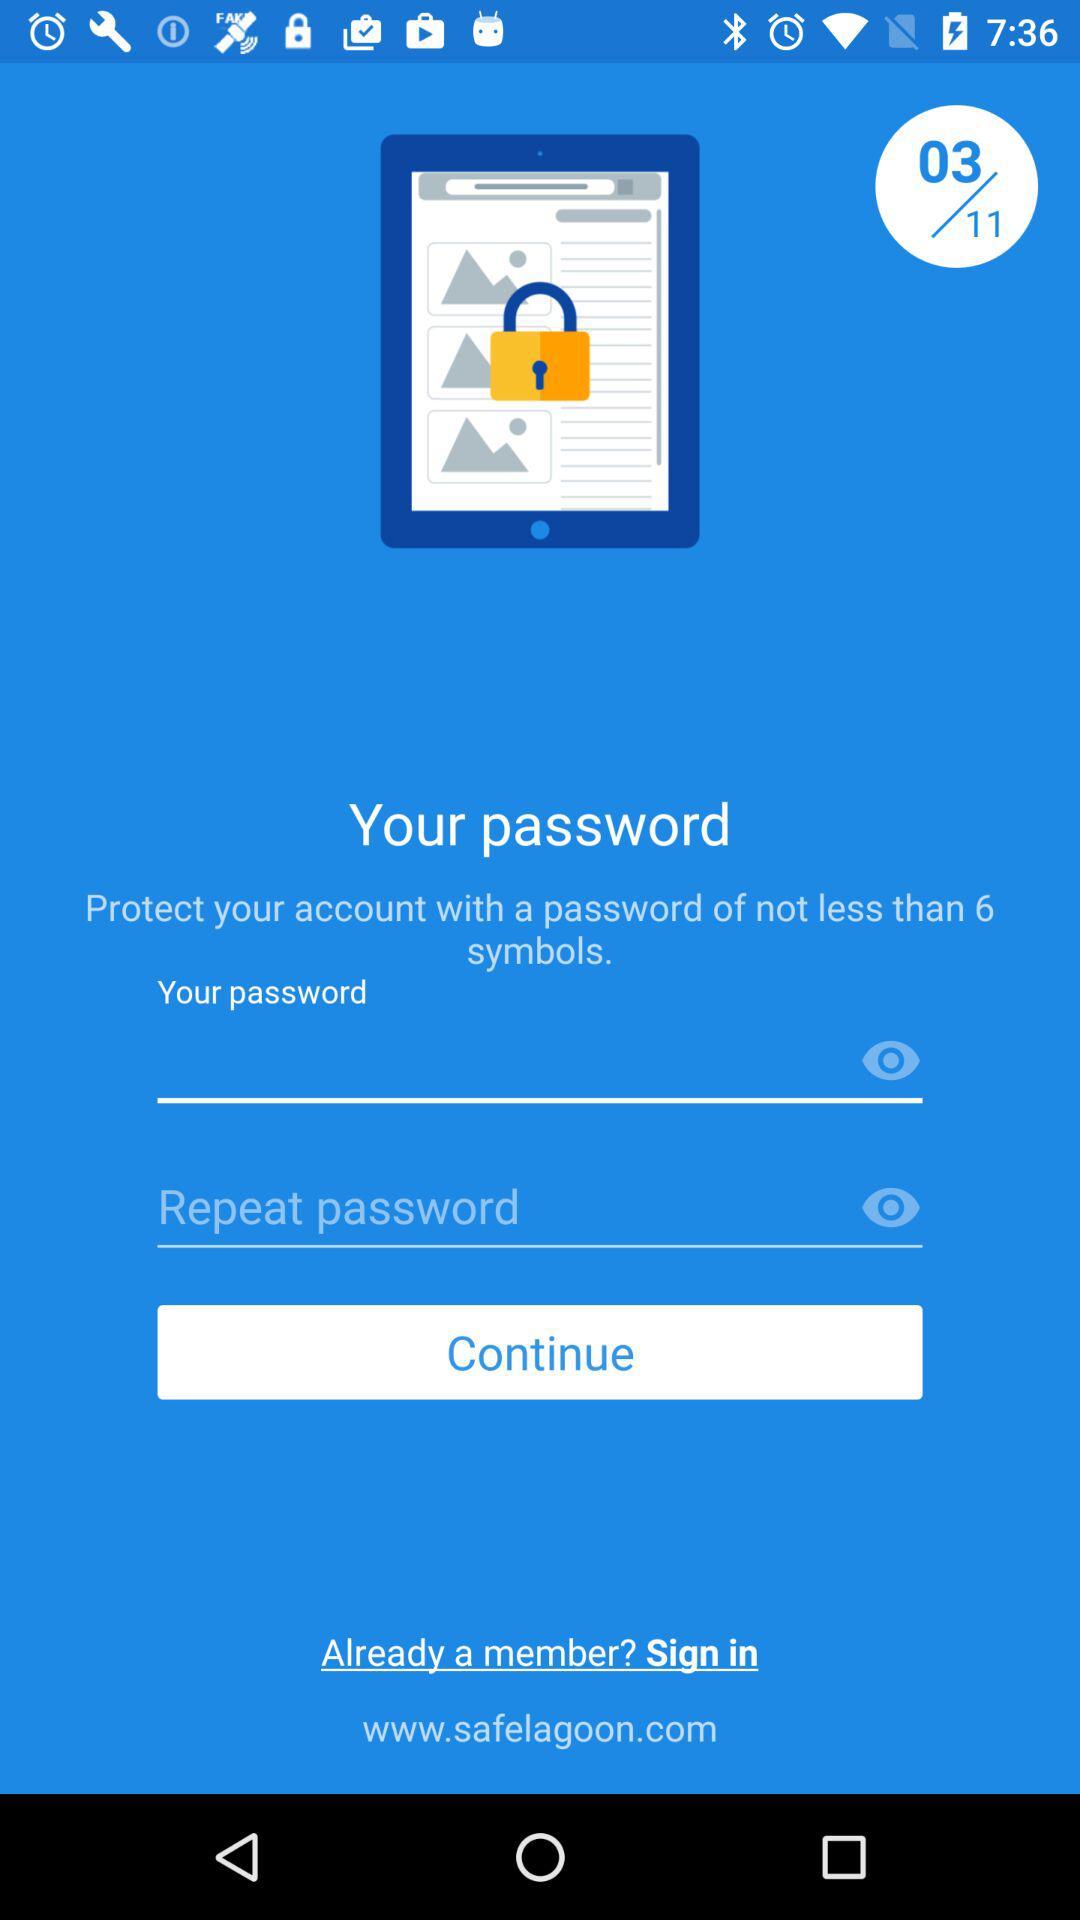 The width and height of the screenshot is (1080, 1920). Describe the element at coordinates (890, 1207) in the screenshot. I see `the visibility icon` at that location.